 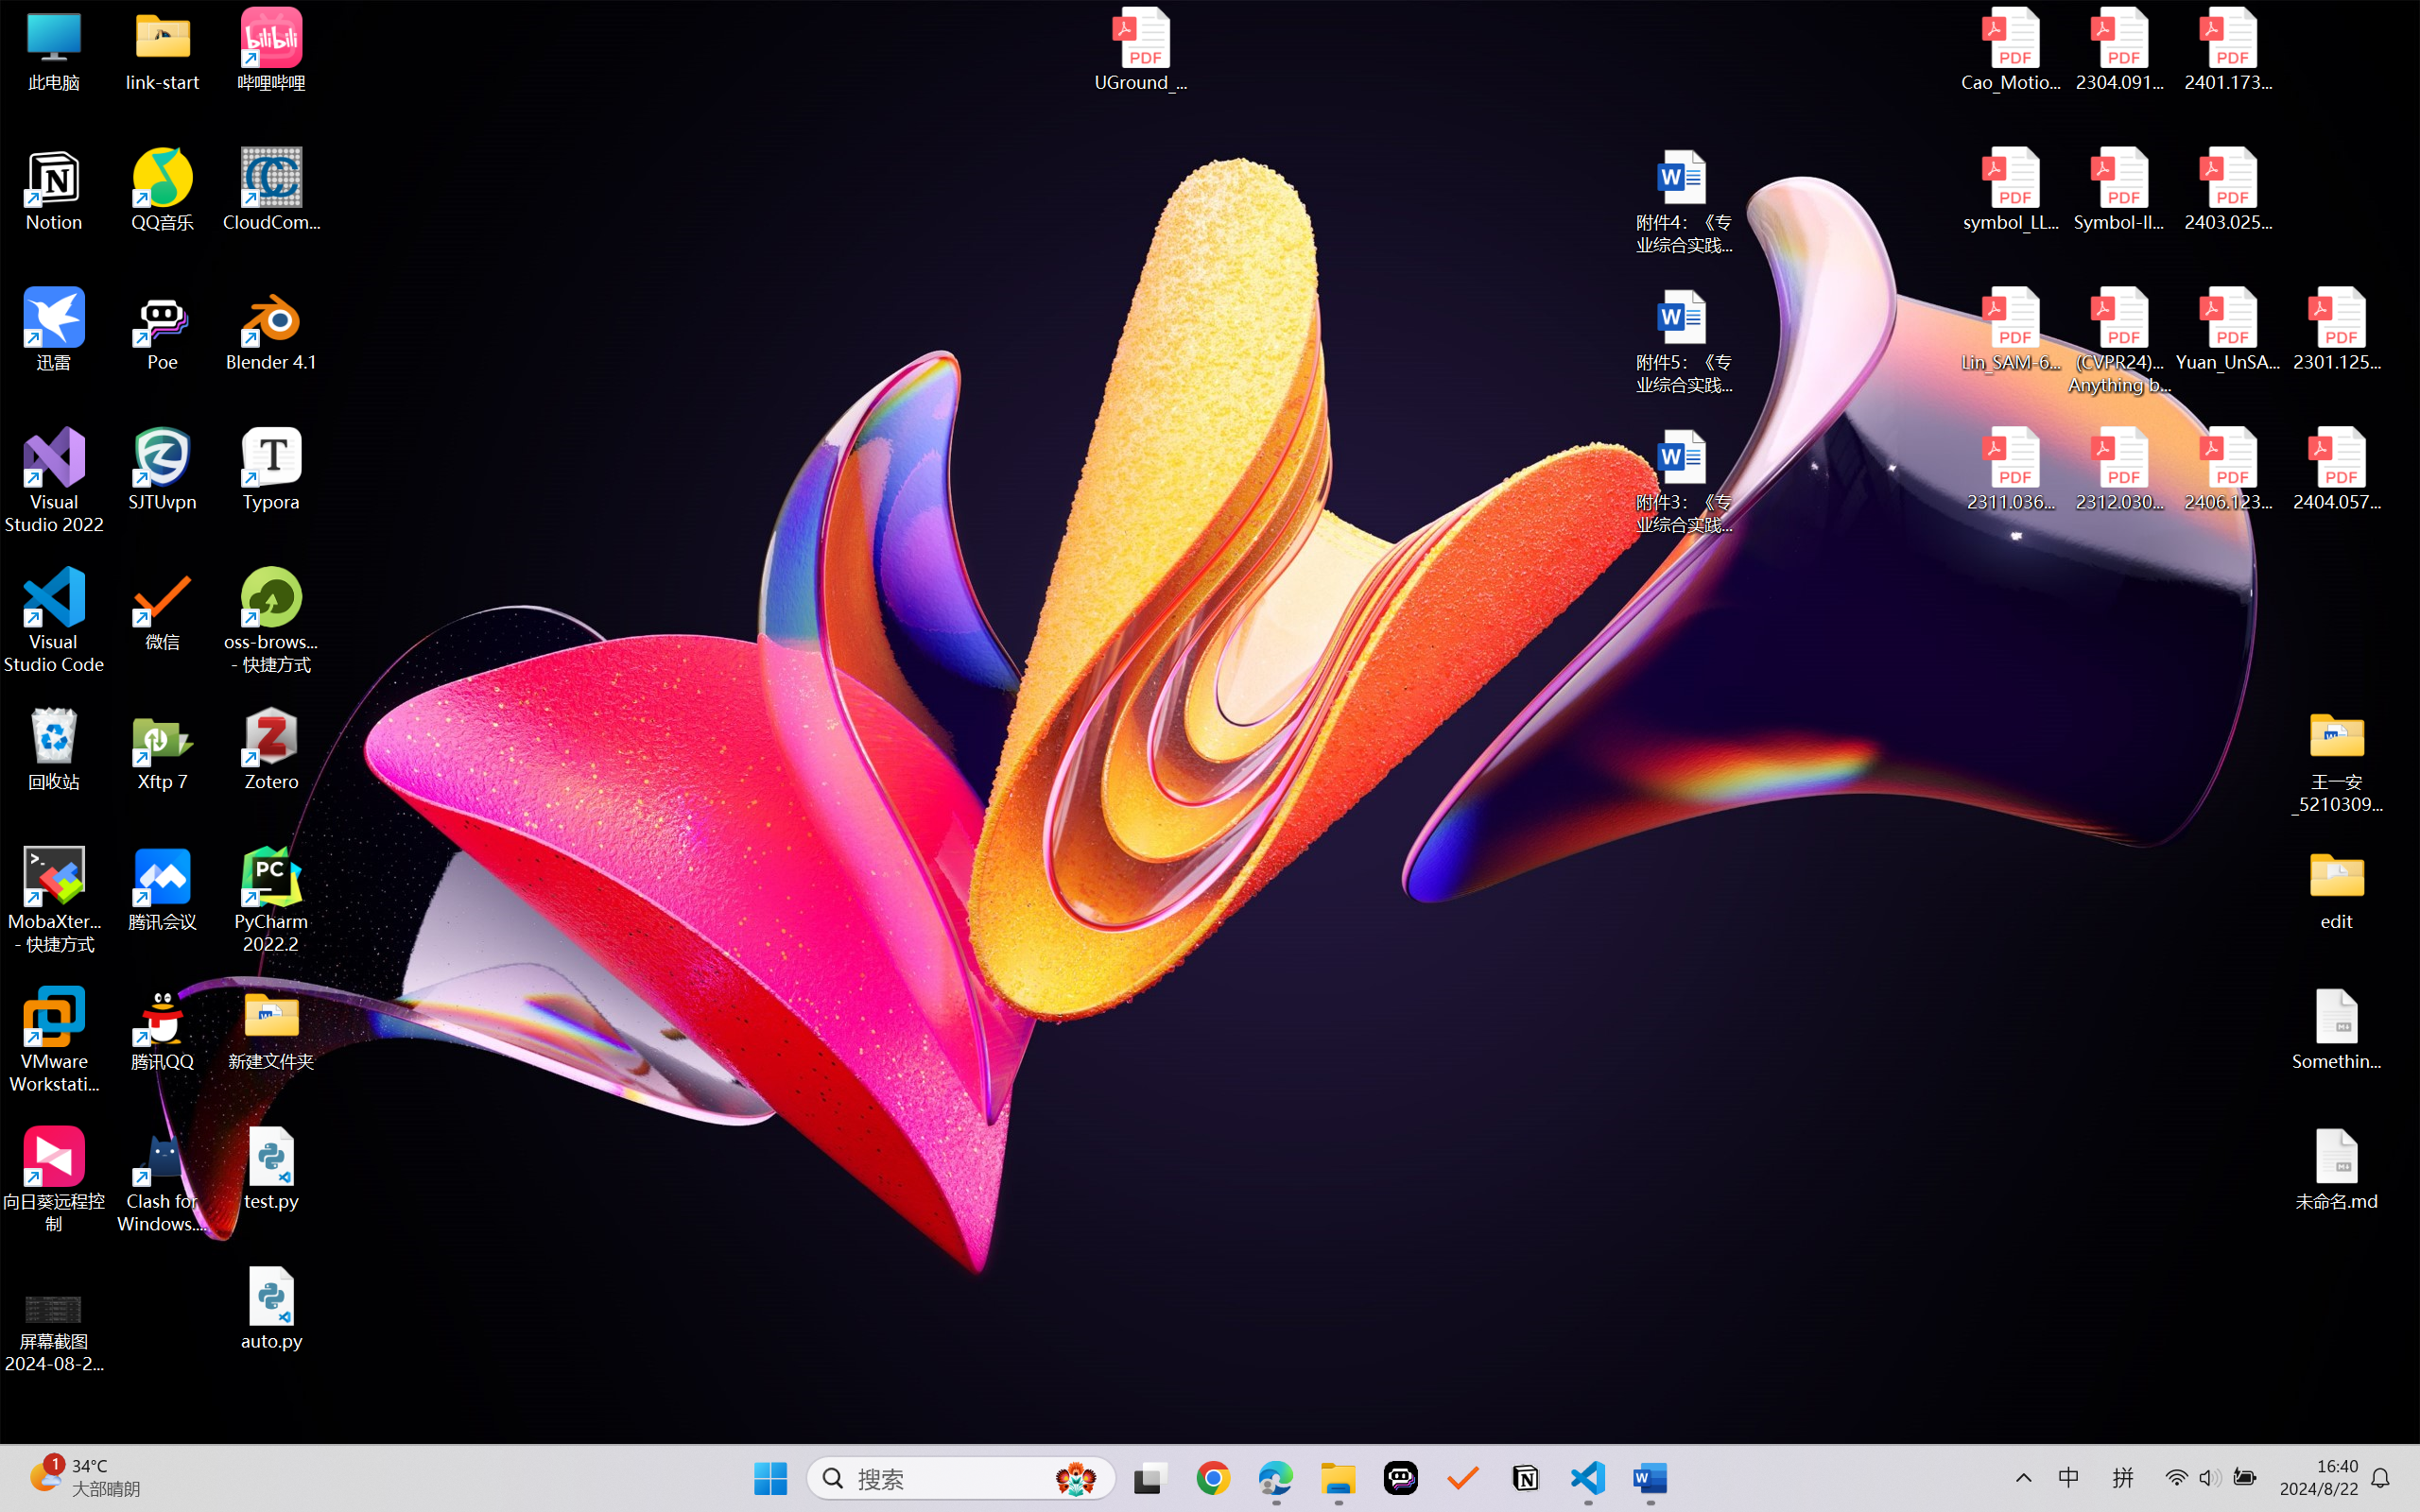 What do you see at coordinates (2118, 49) in the screenshot?
I see `'2304.09121v3.pdf'` at bounding box center [2118, 49].